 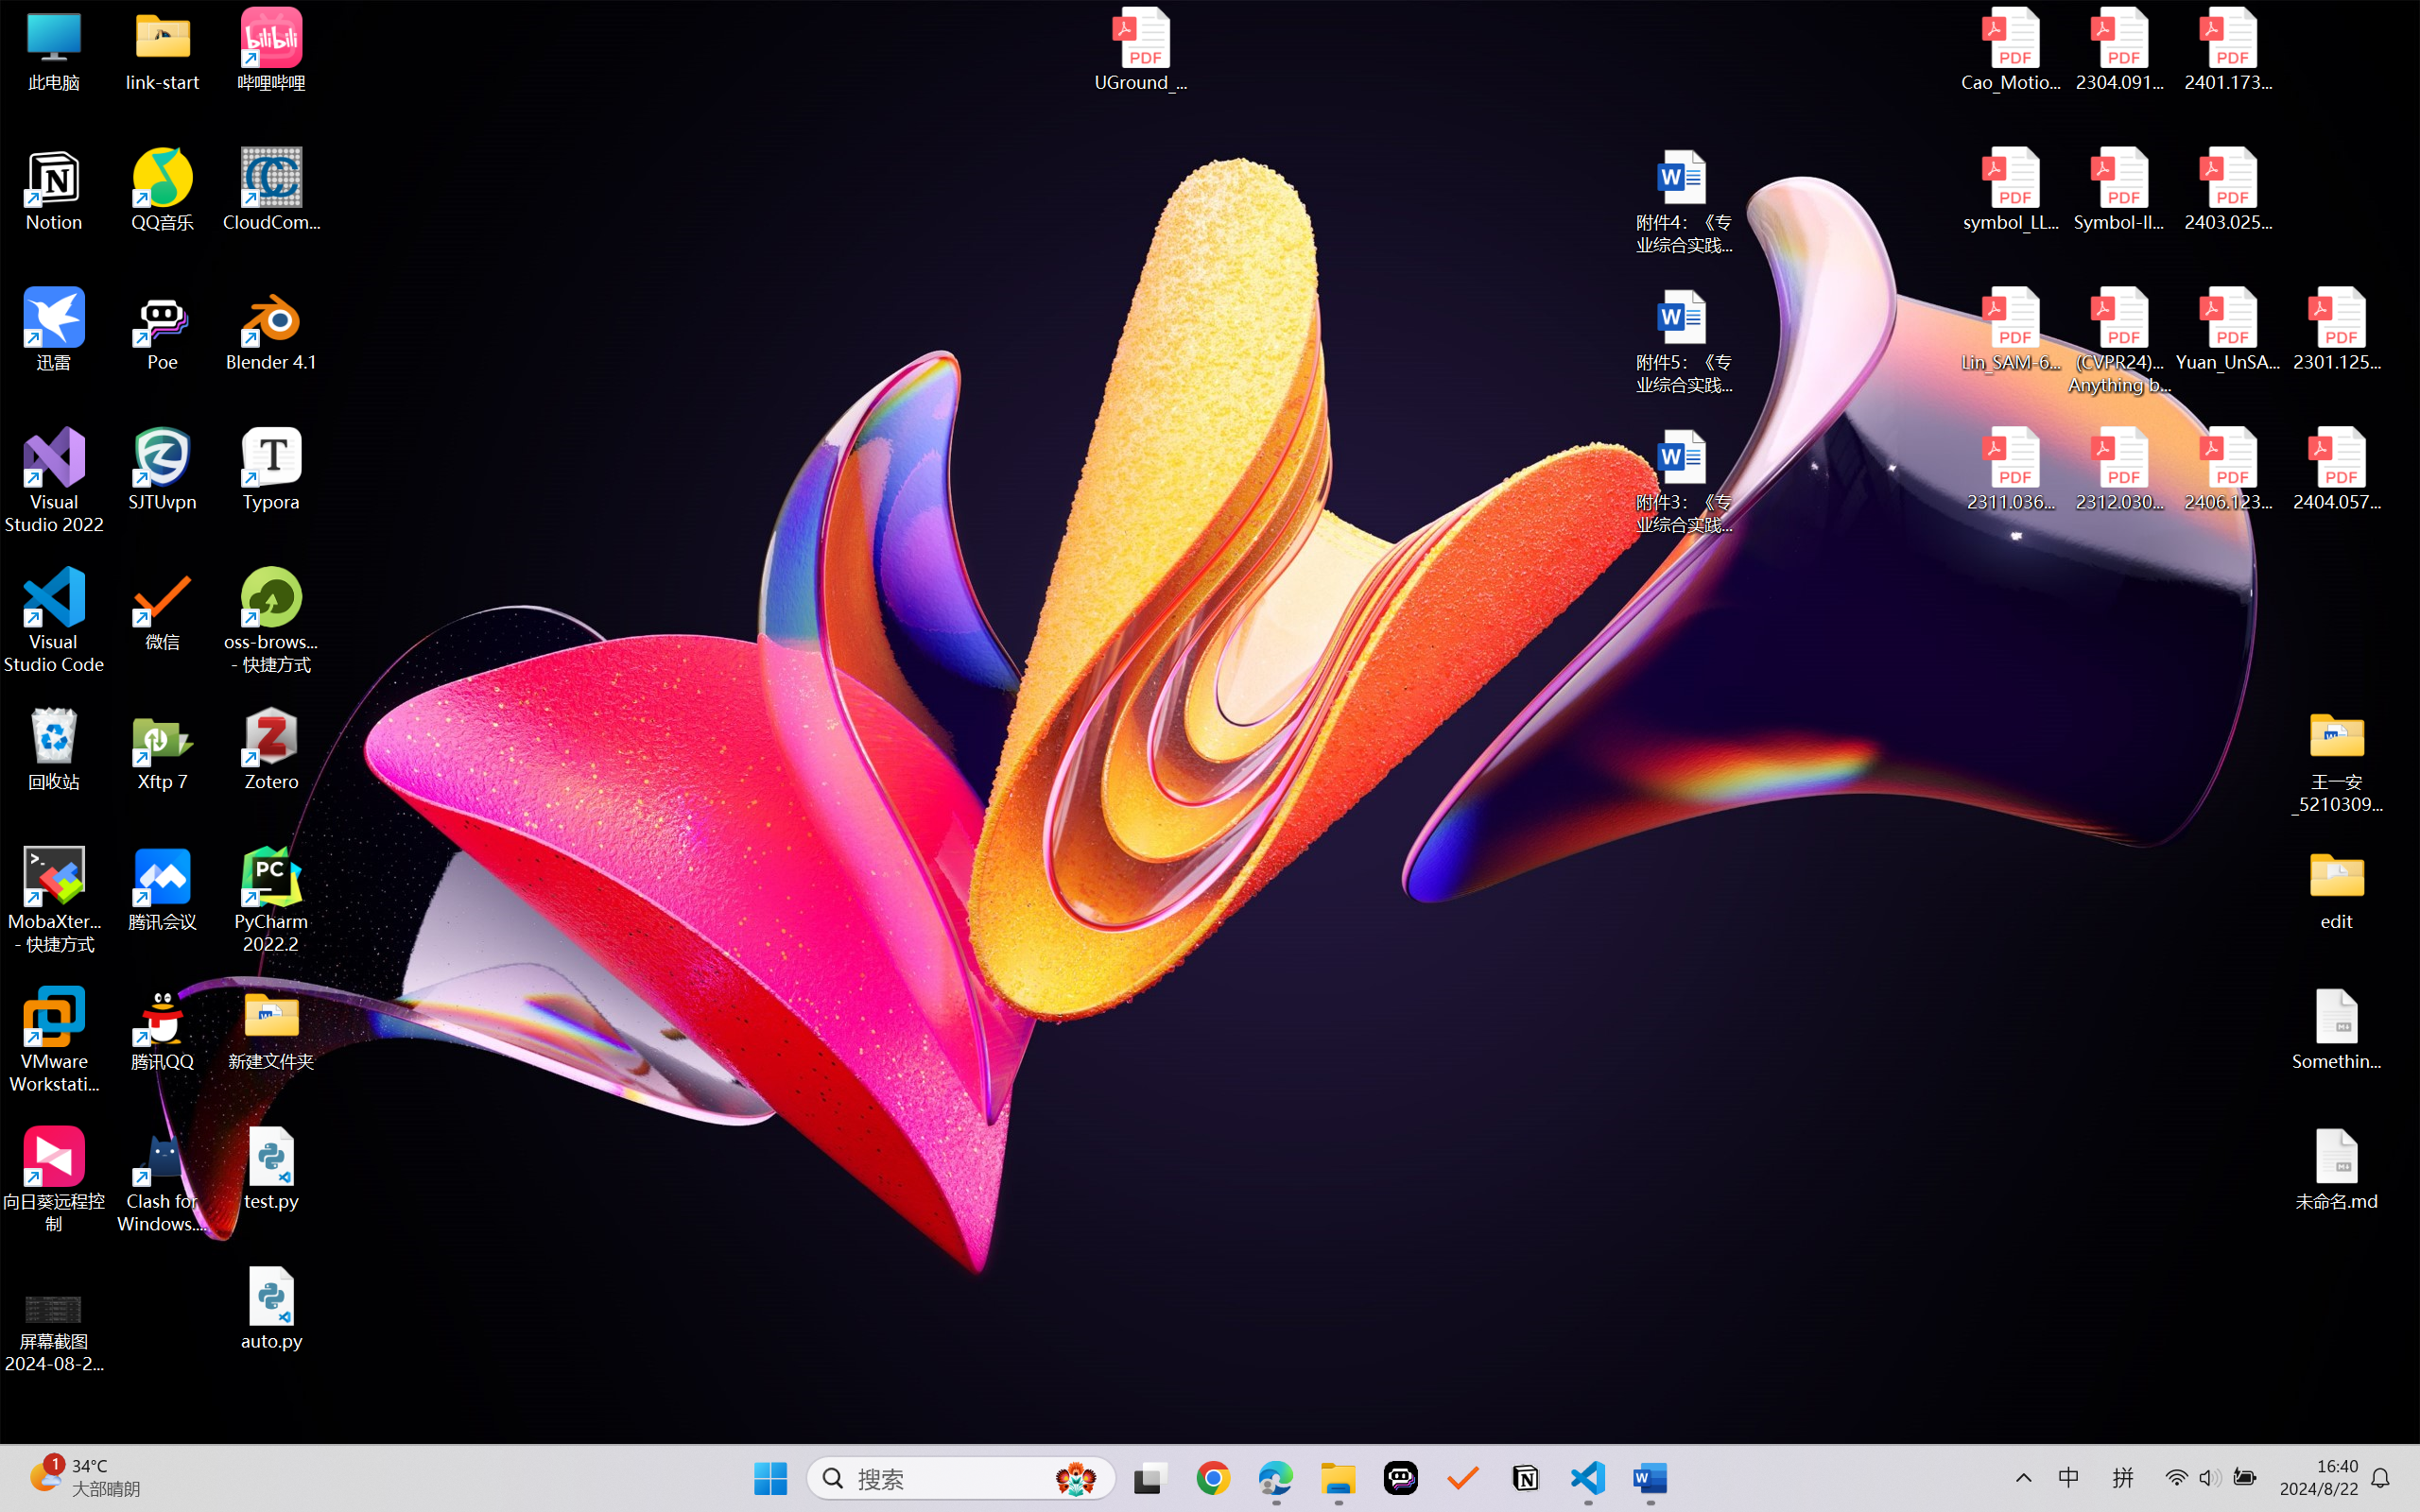 What do you see at coordinates (2118, 49) in the screenshot?
I see `'2304.09121v3.pdf'` at bounding box center [2118, 49].